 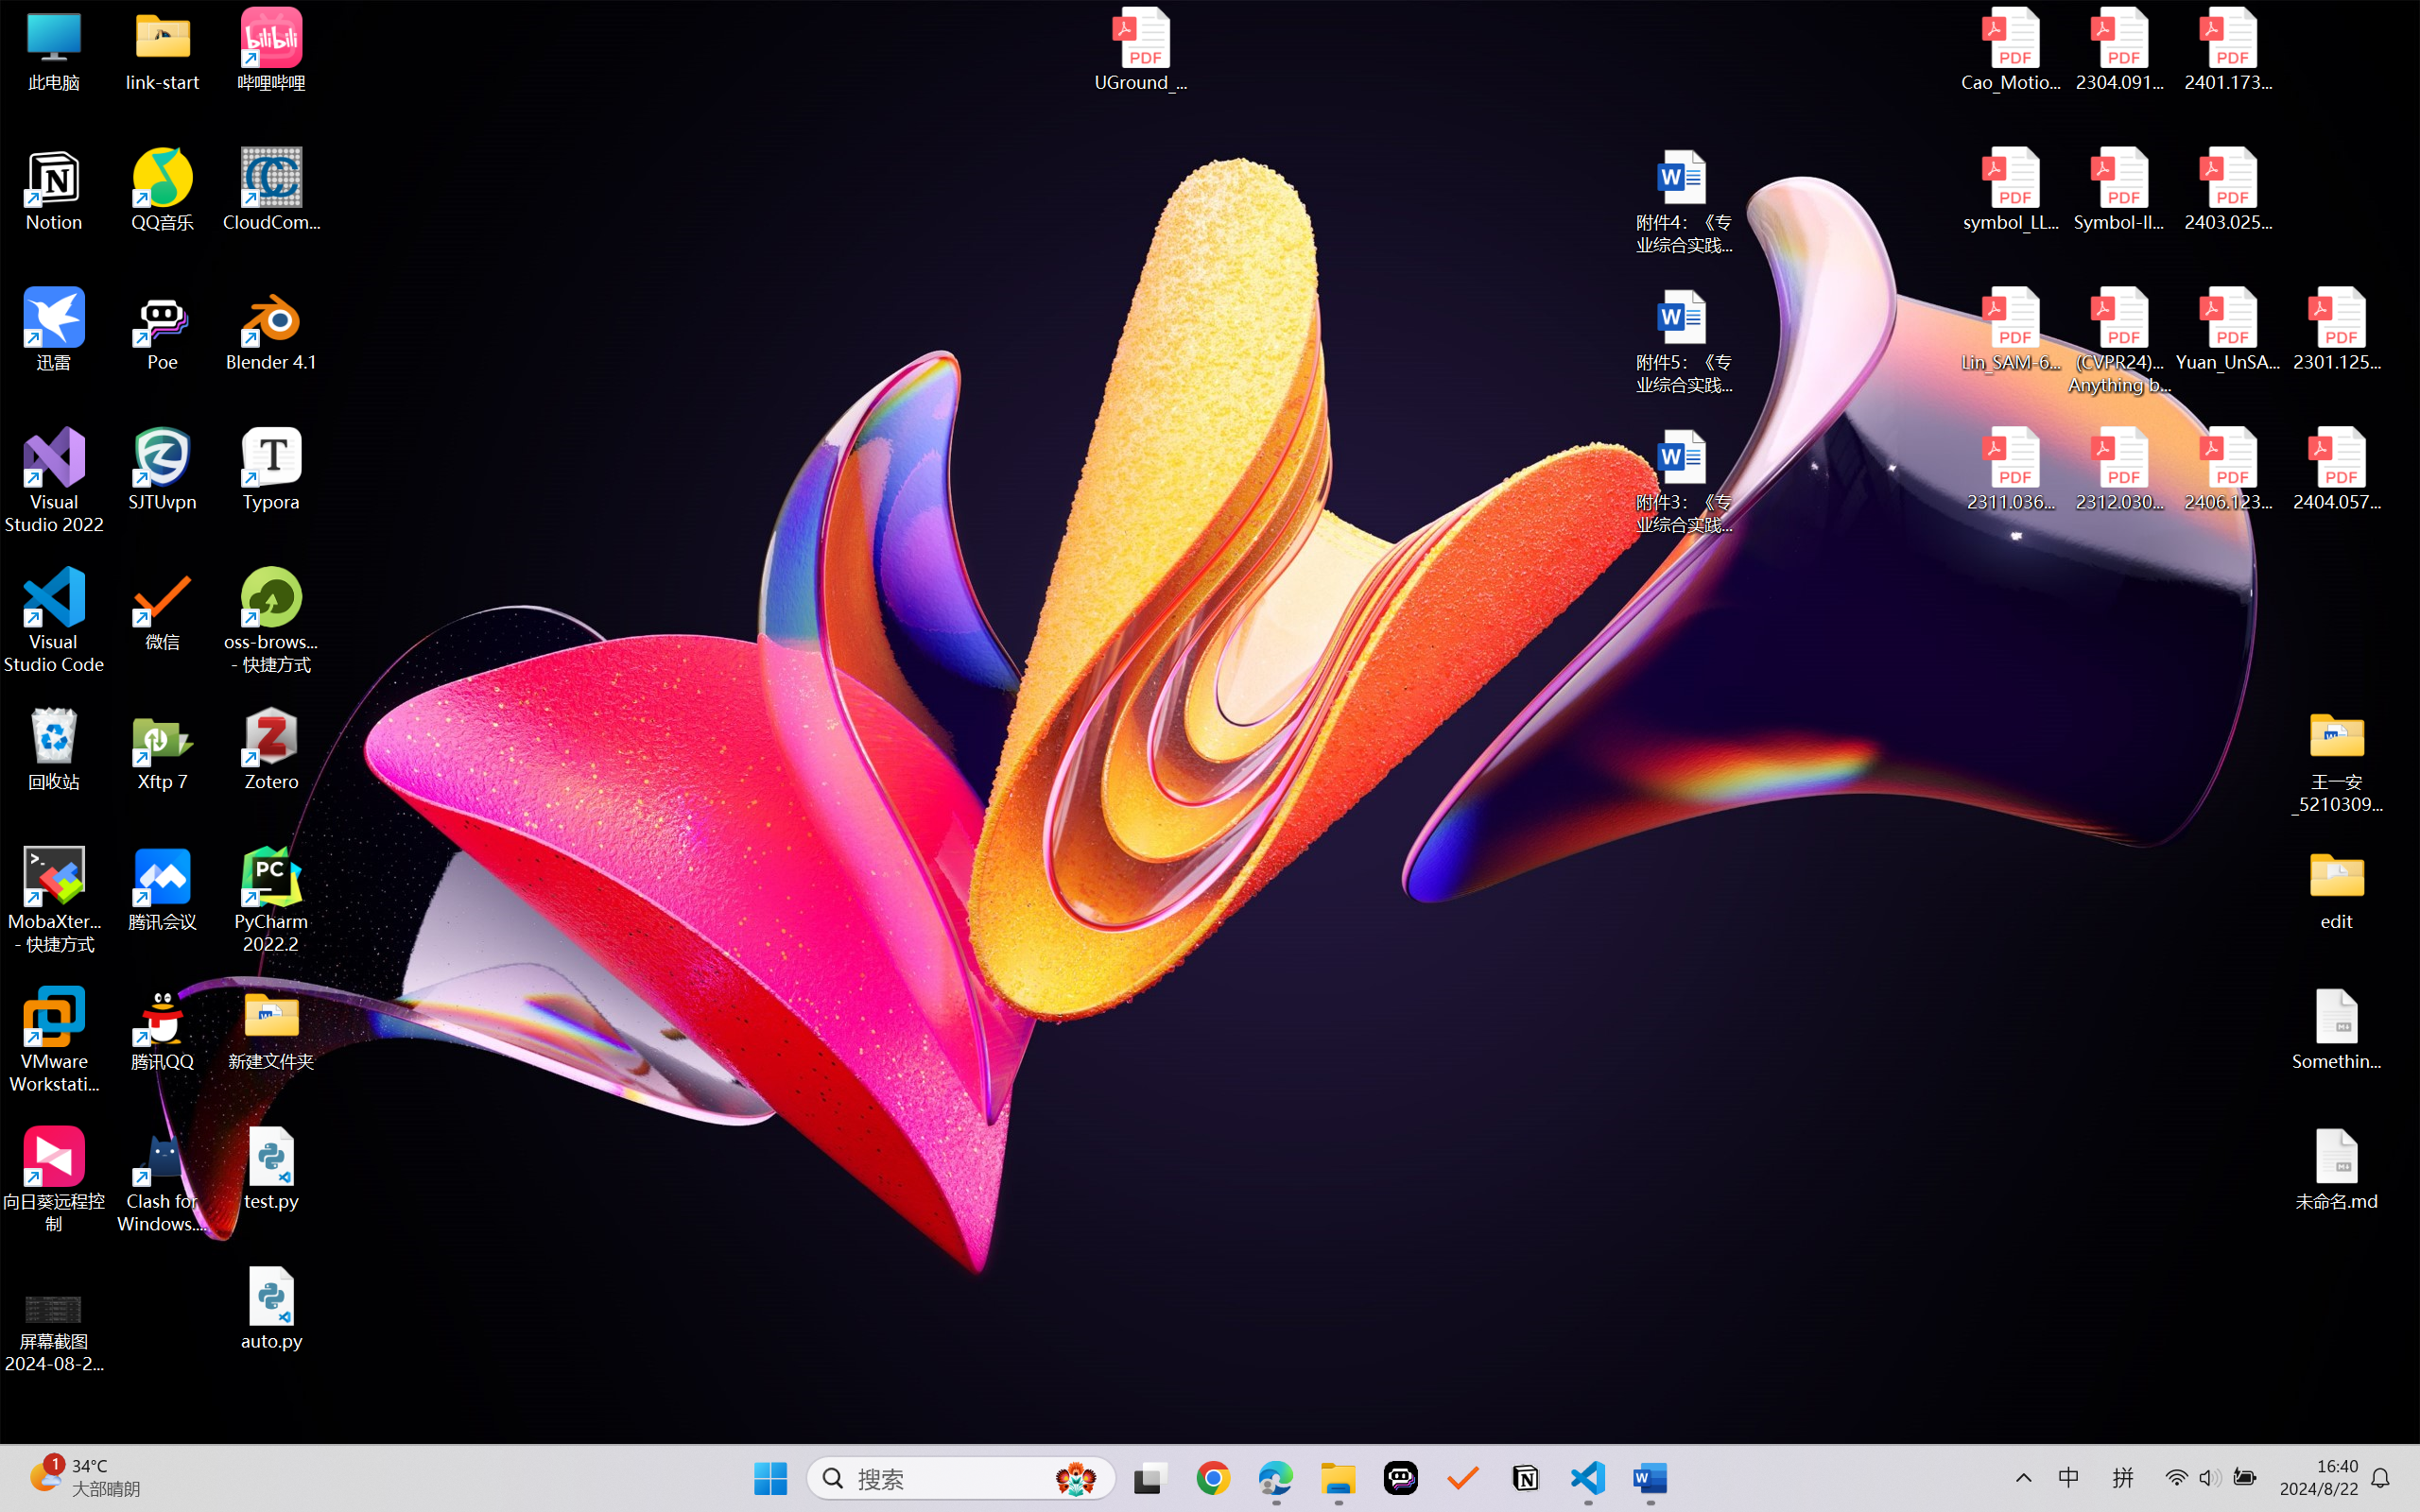 What do you see at coordinates (2118, 49) in the screenshot?
I see `'2304.09121v3.pdf'` at bounding box center [2118, 49].